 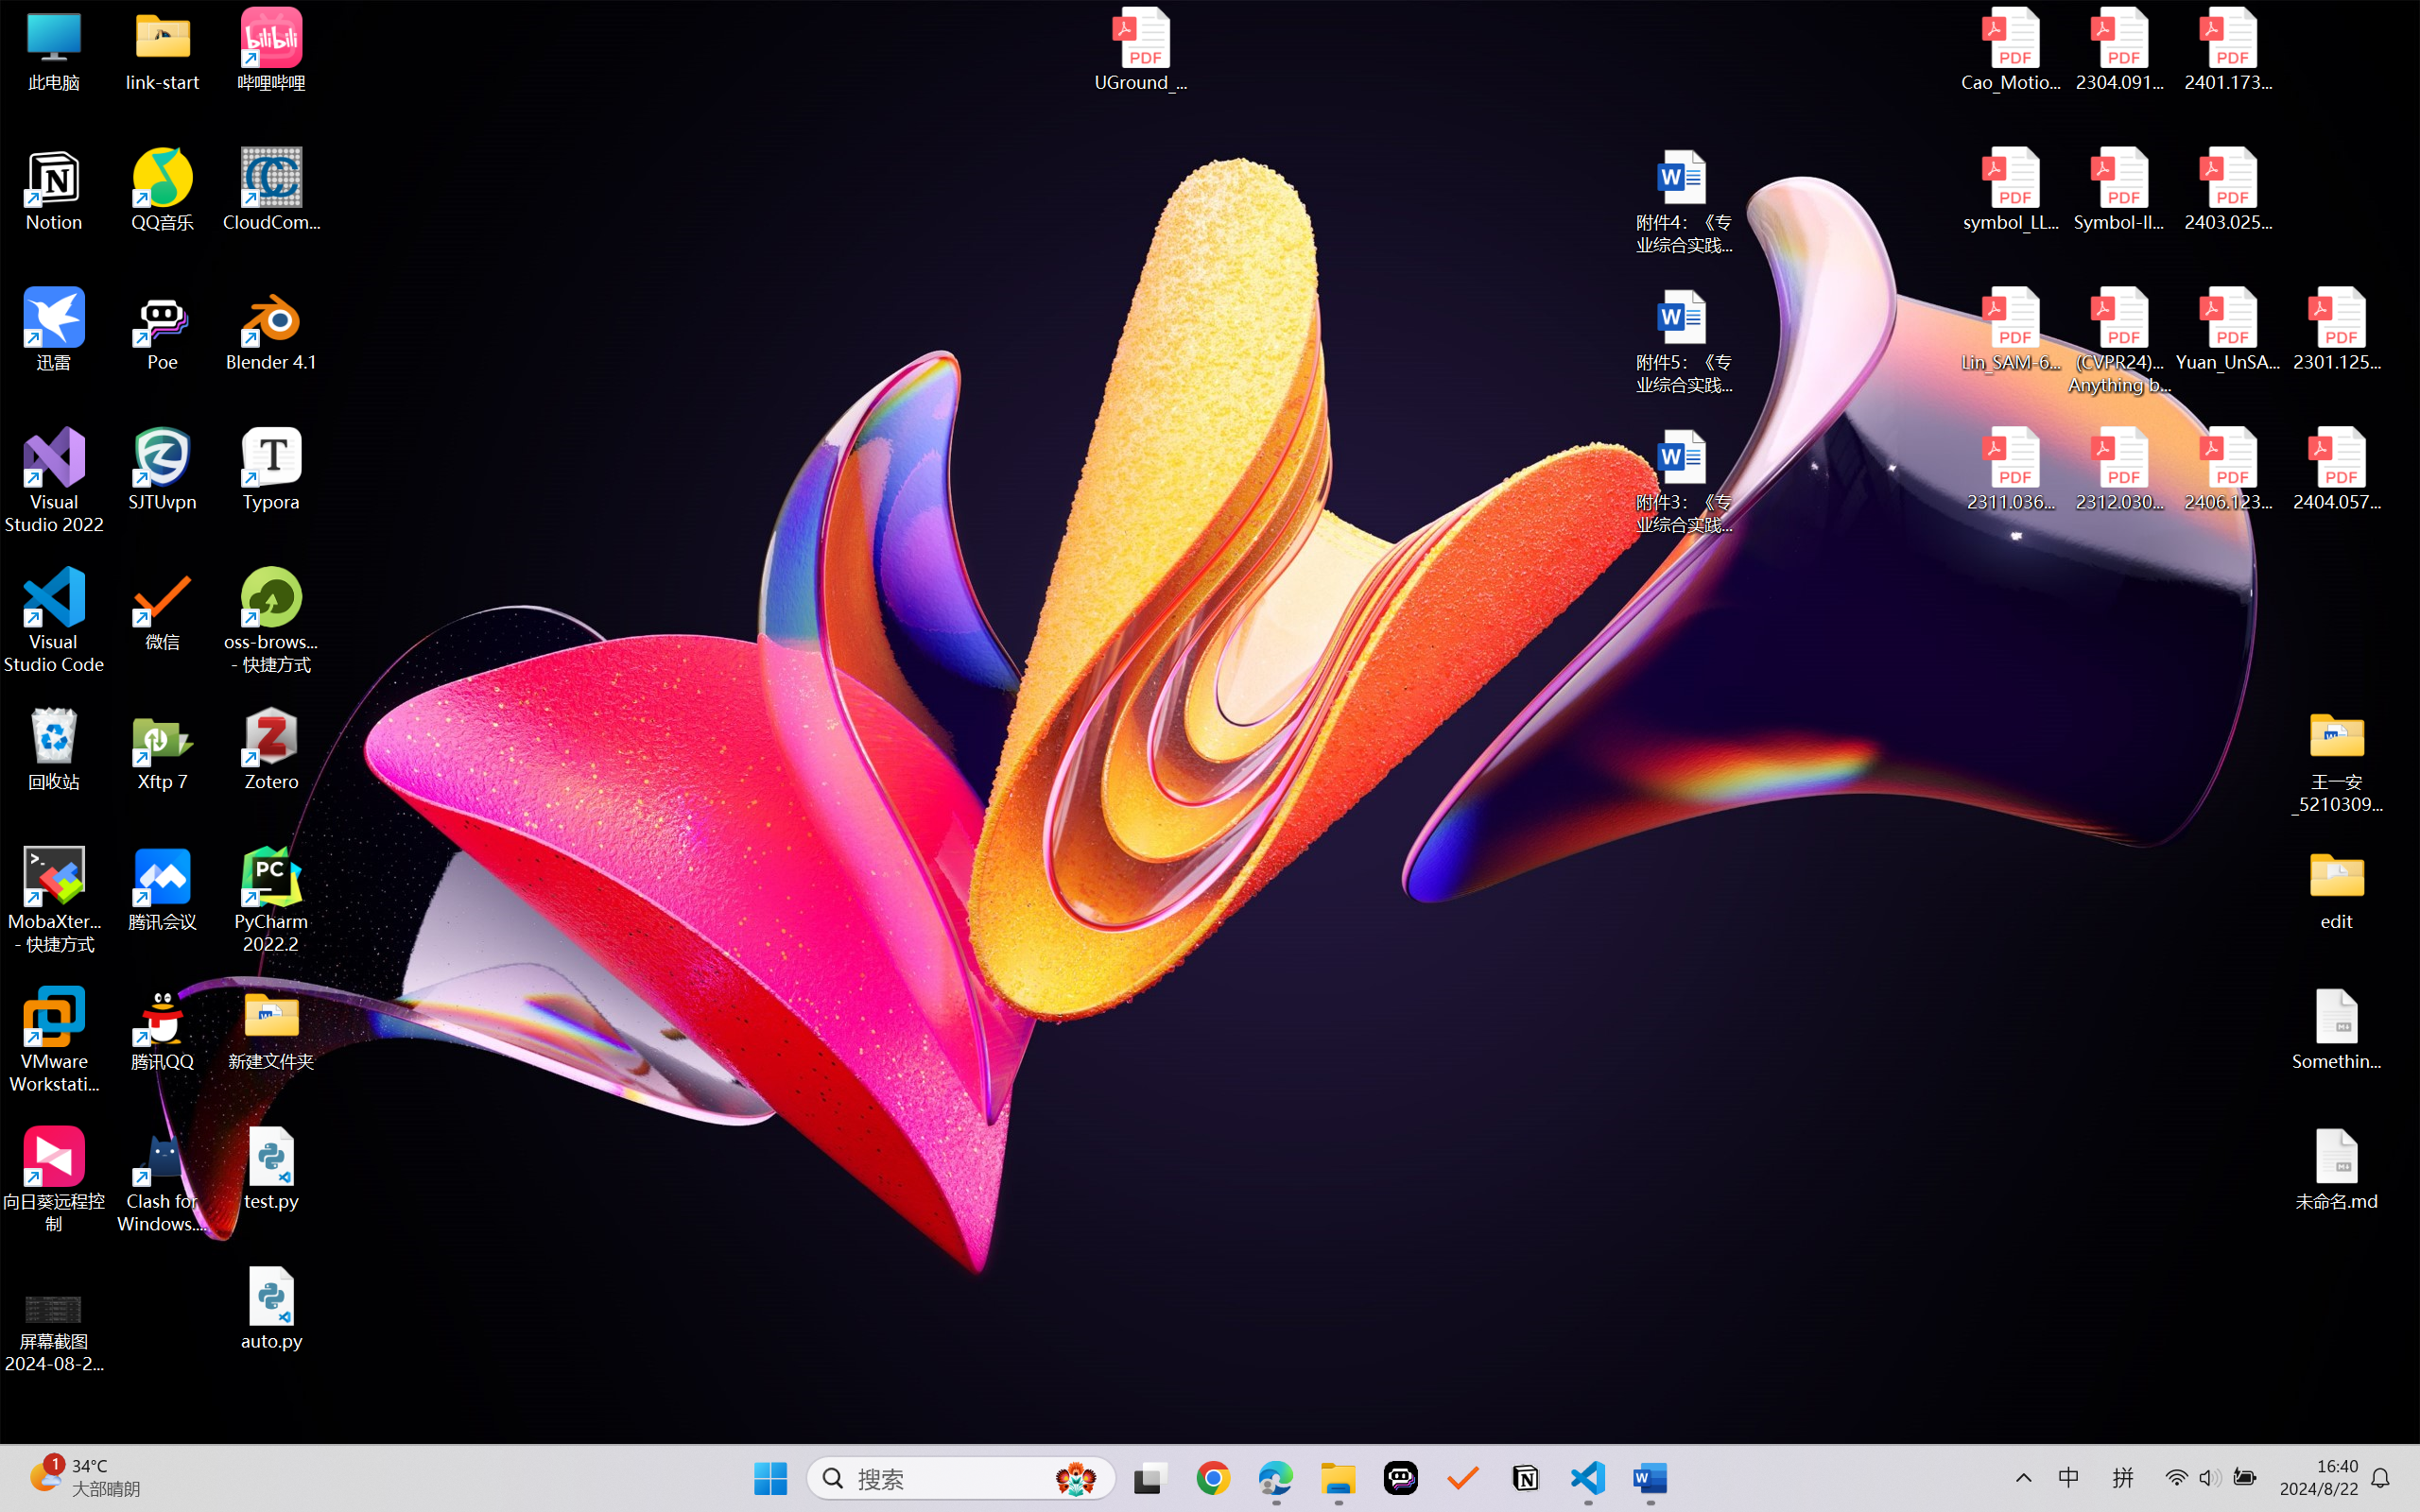 What do you see at coordinates (2118, 49) in the screenshot?
I see `'2304.09121v3.pdf'` at bounding box center [2118, 49].